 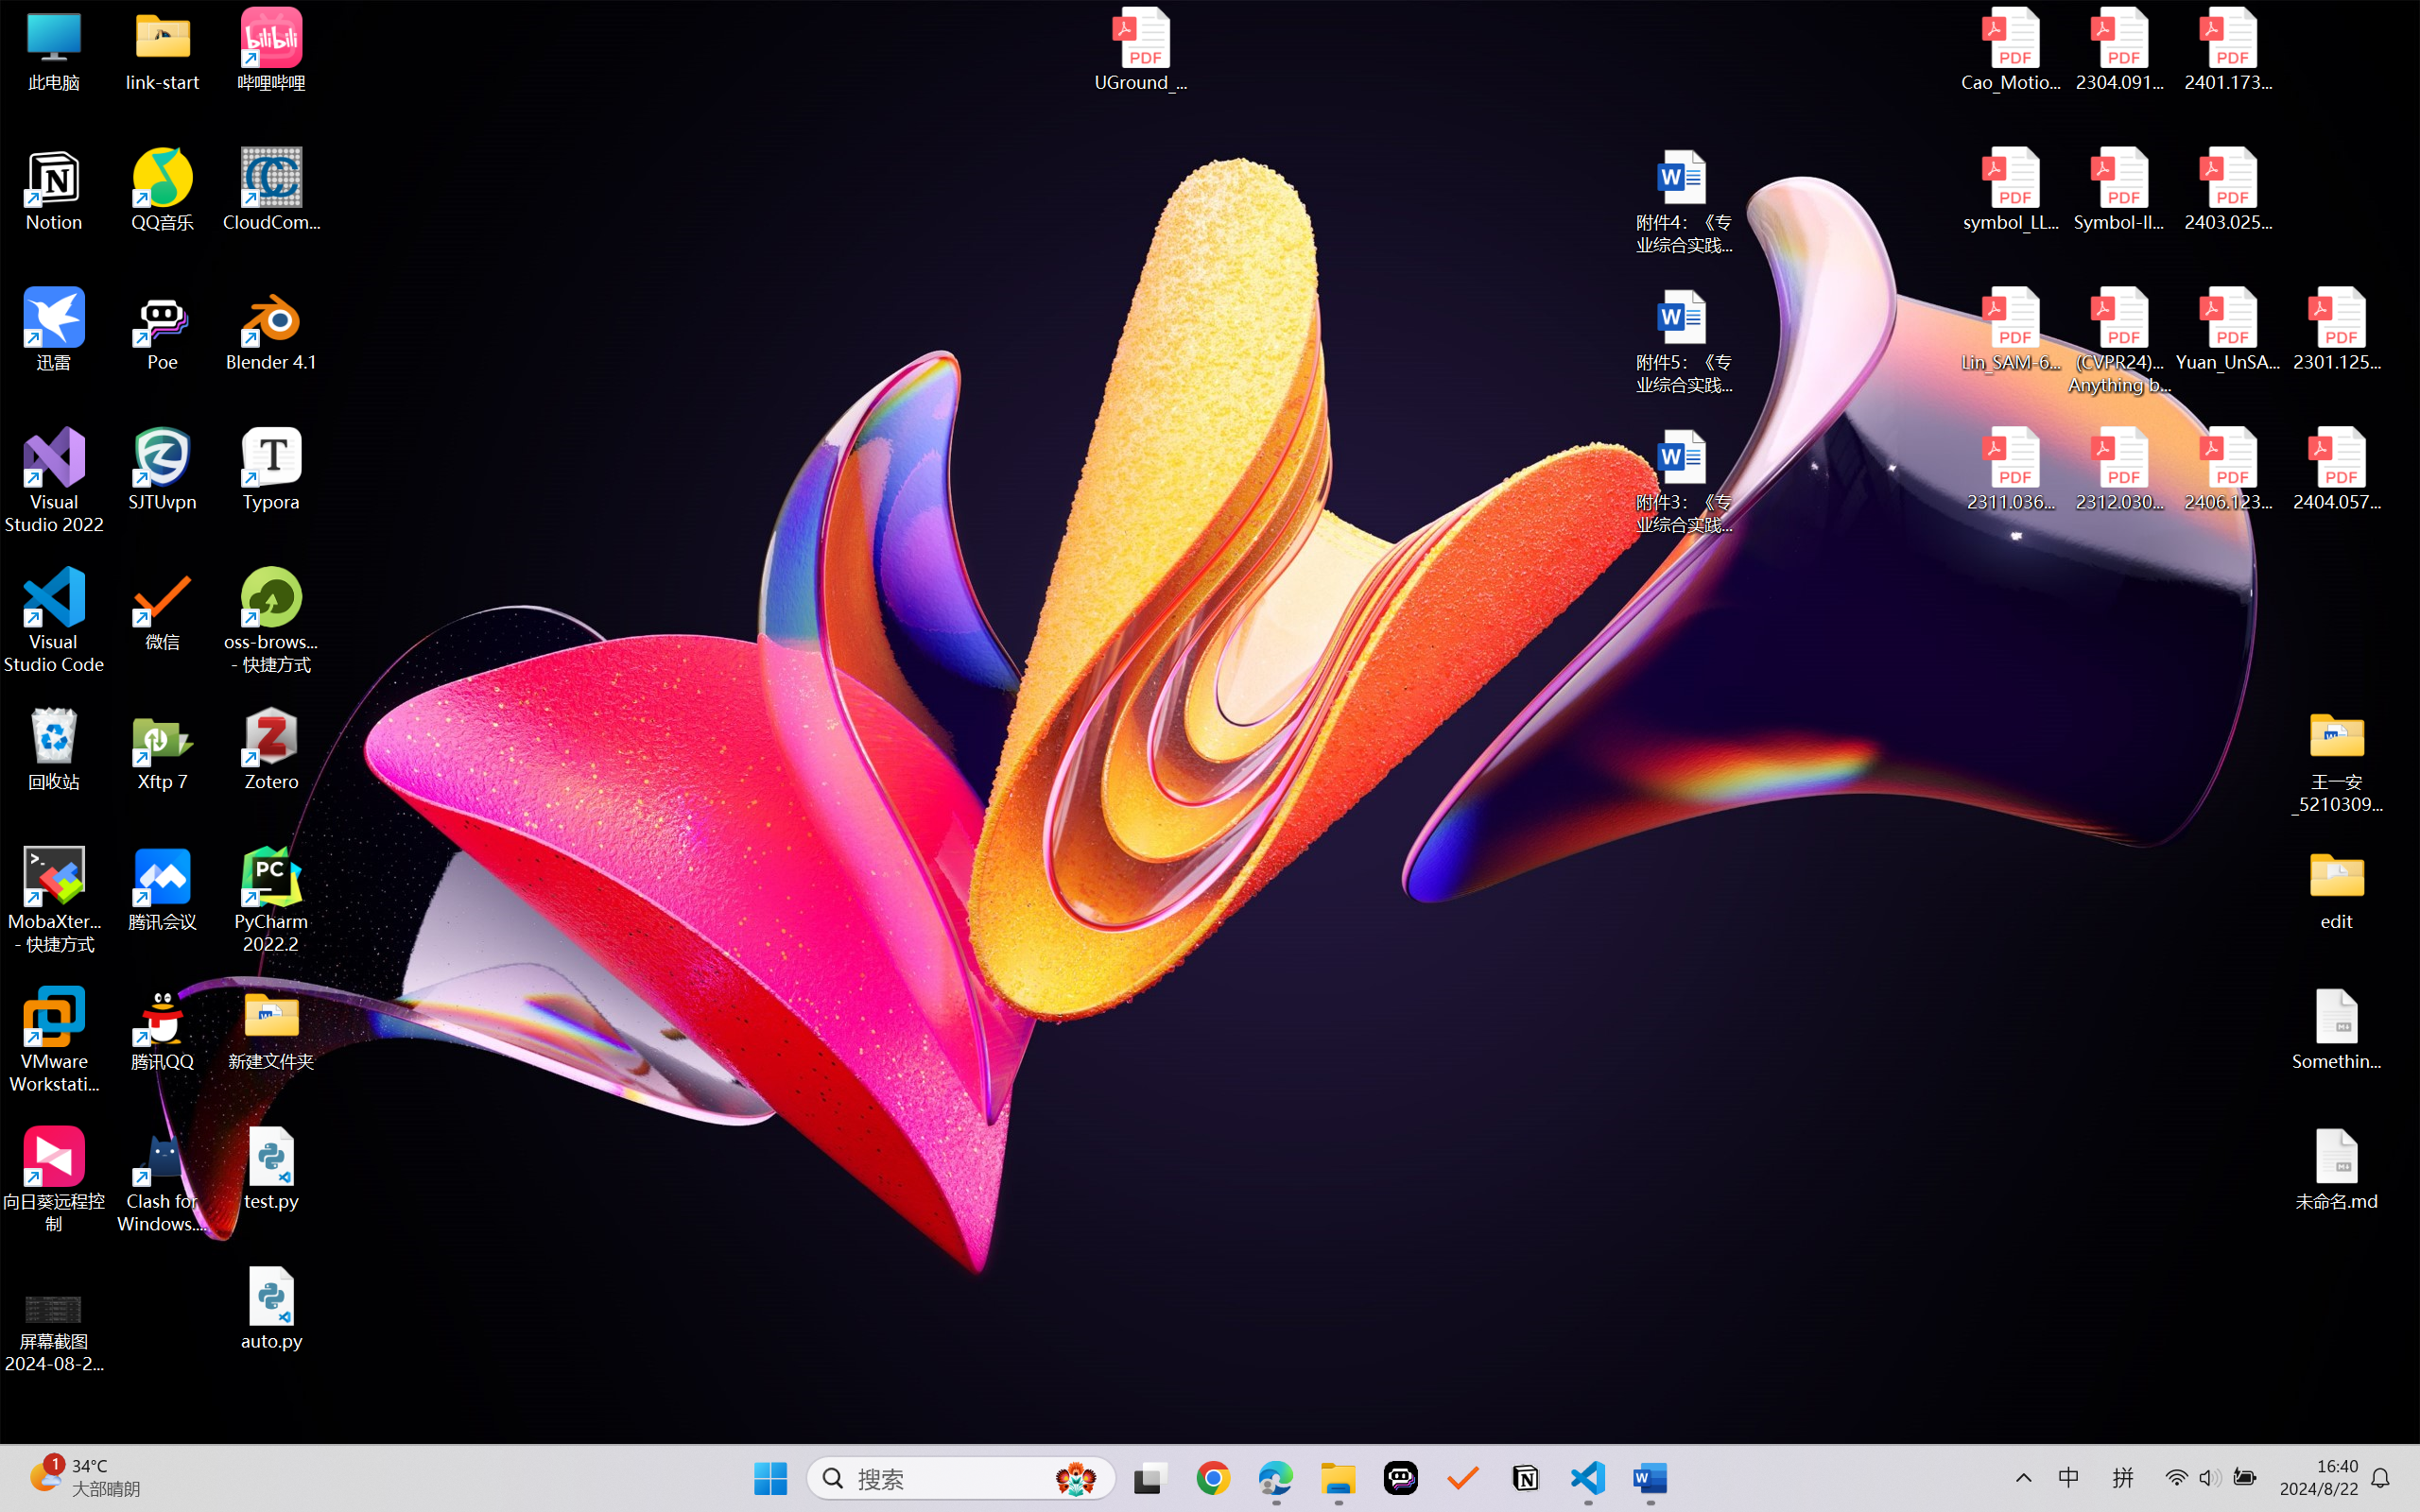 What do you see at coordinates (2118, 49) in the screenshot?
I see `'2304.09121v3.pdf'` at bounding box center [2118, 49].